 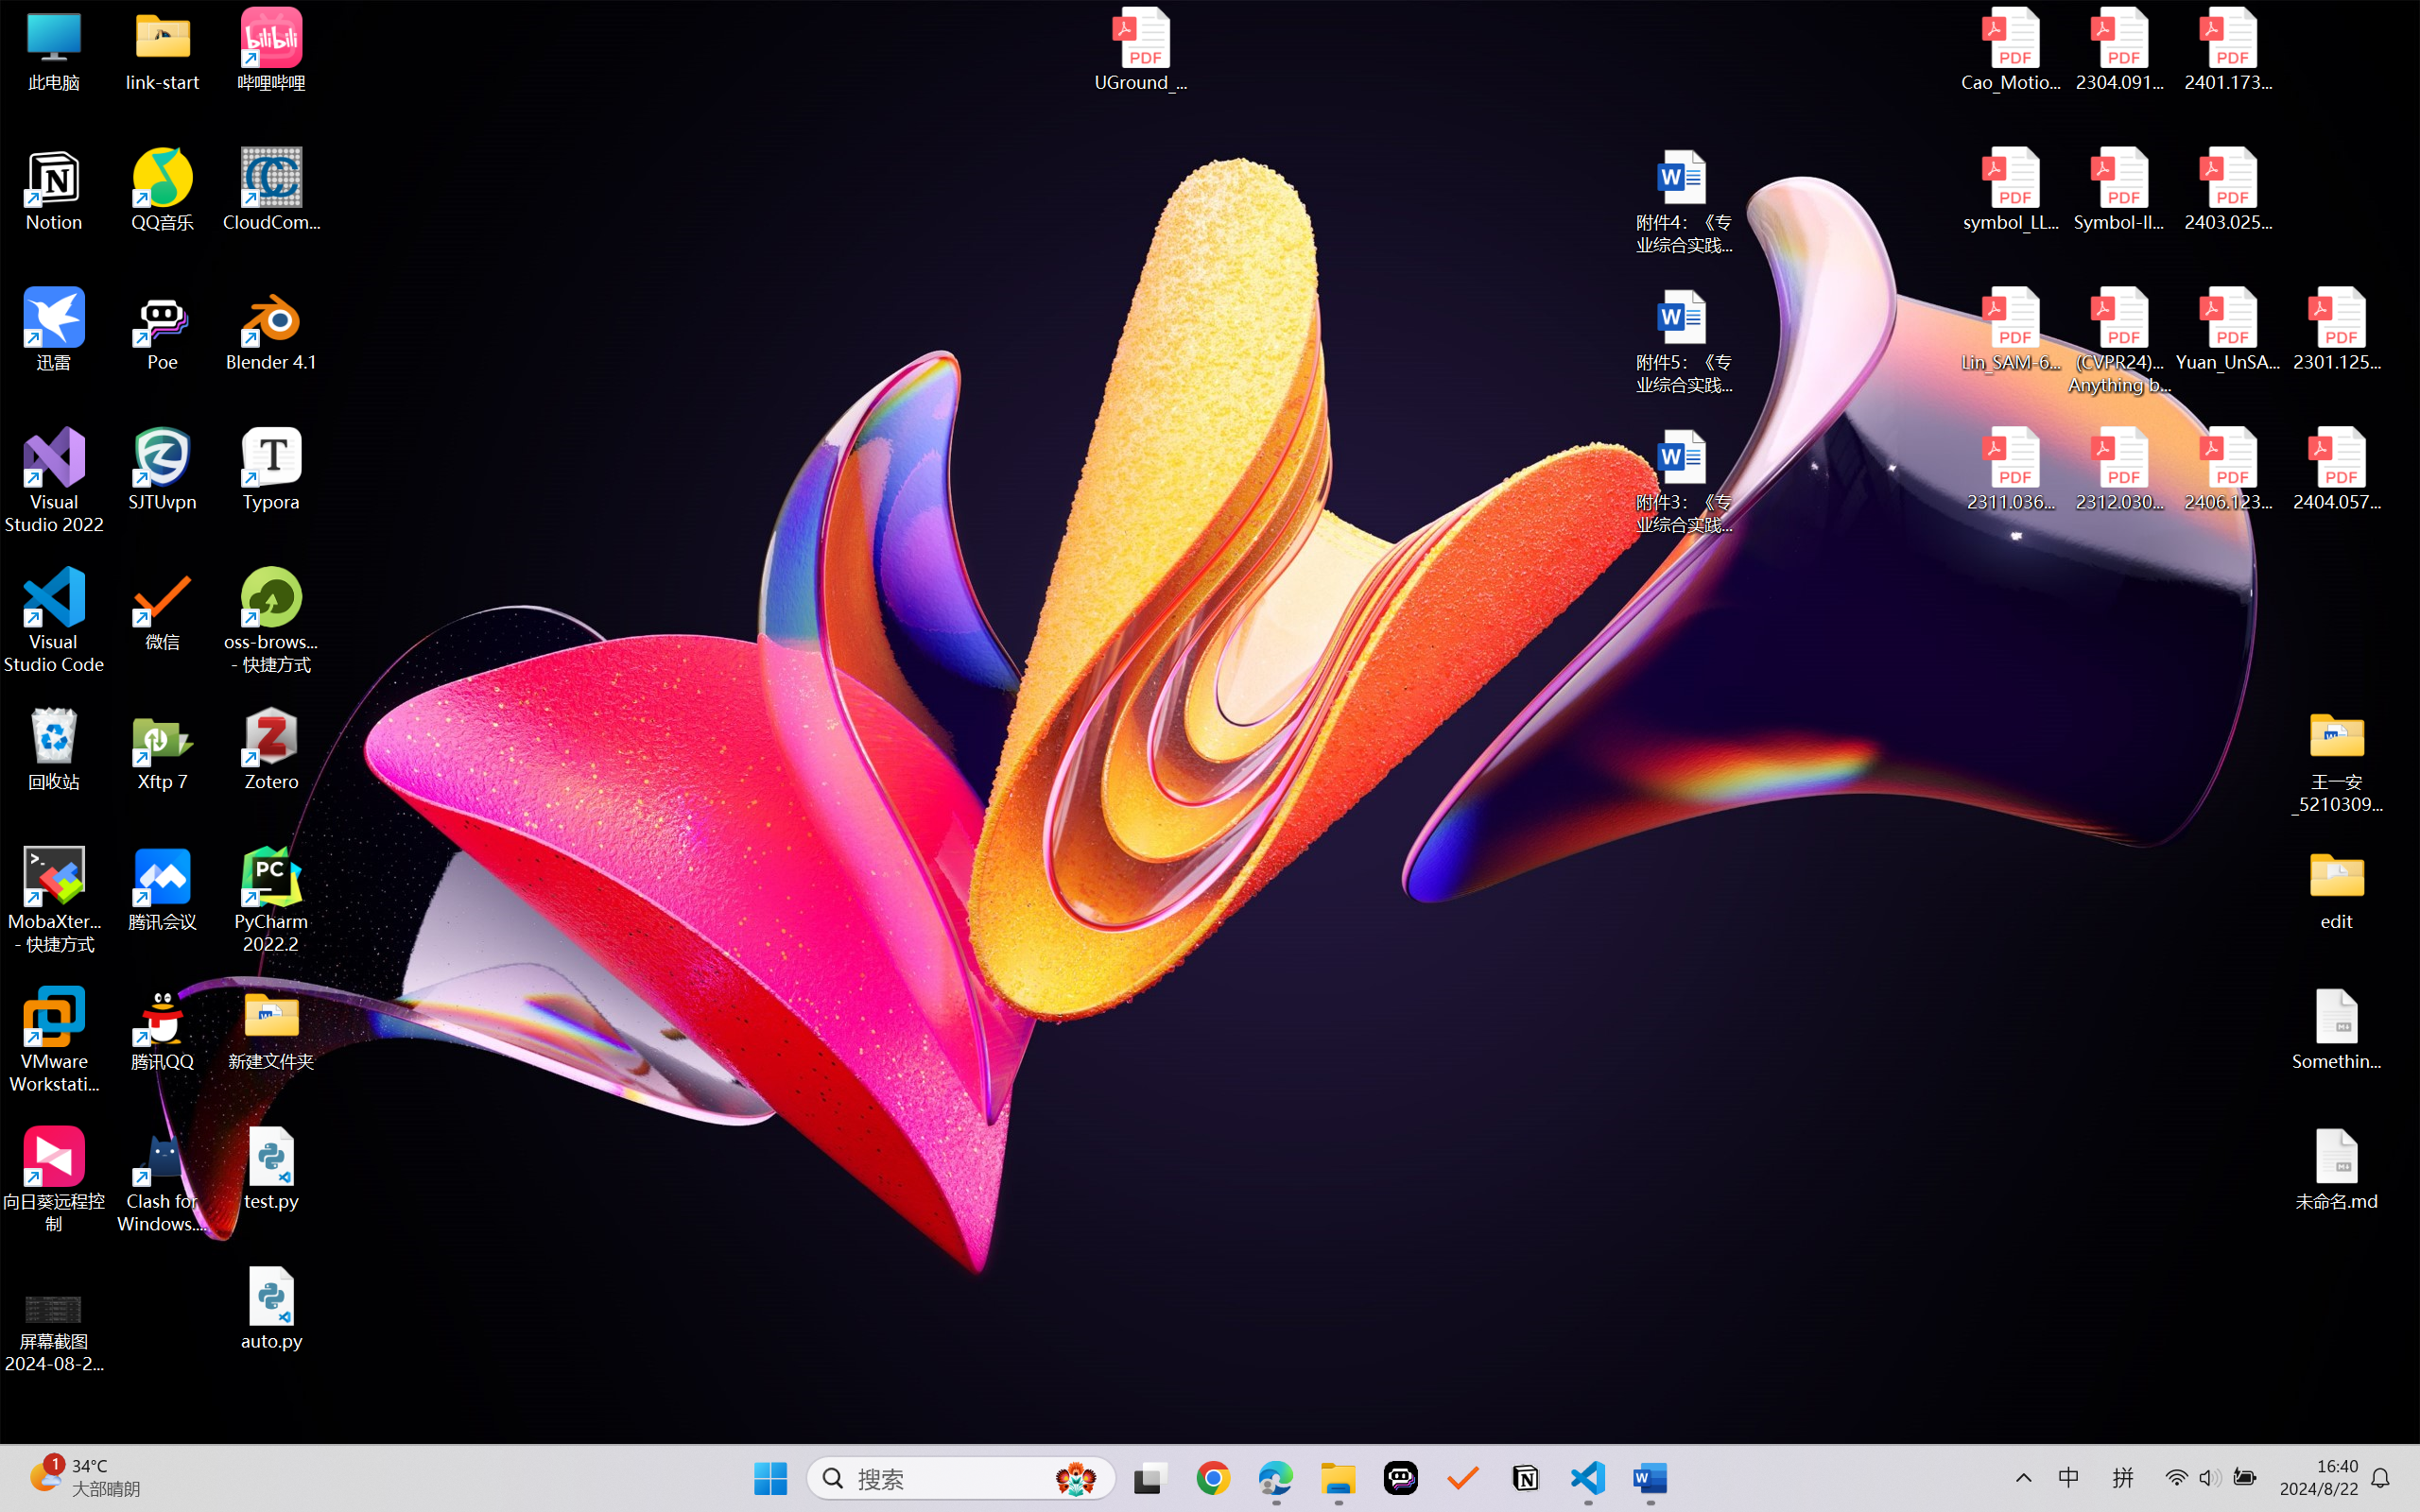 What do you see at coordinates (2118, 49) in the screenshot?
I see `'2304.09121v3.pdf'` at bounding box center [2118, 49].